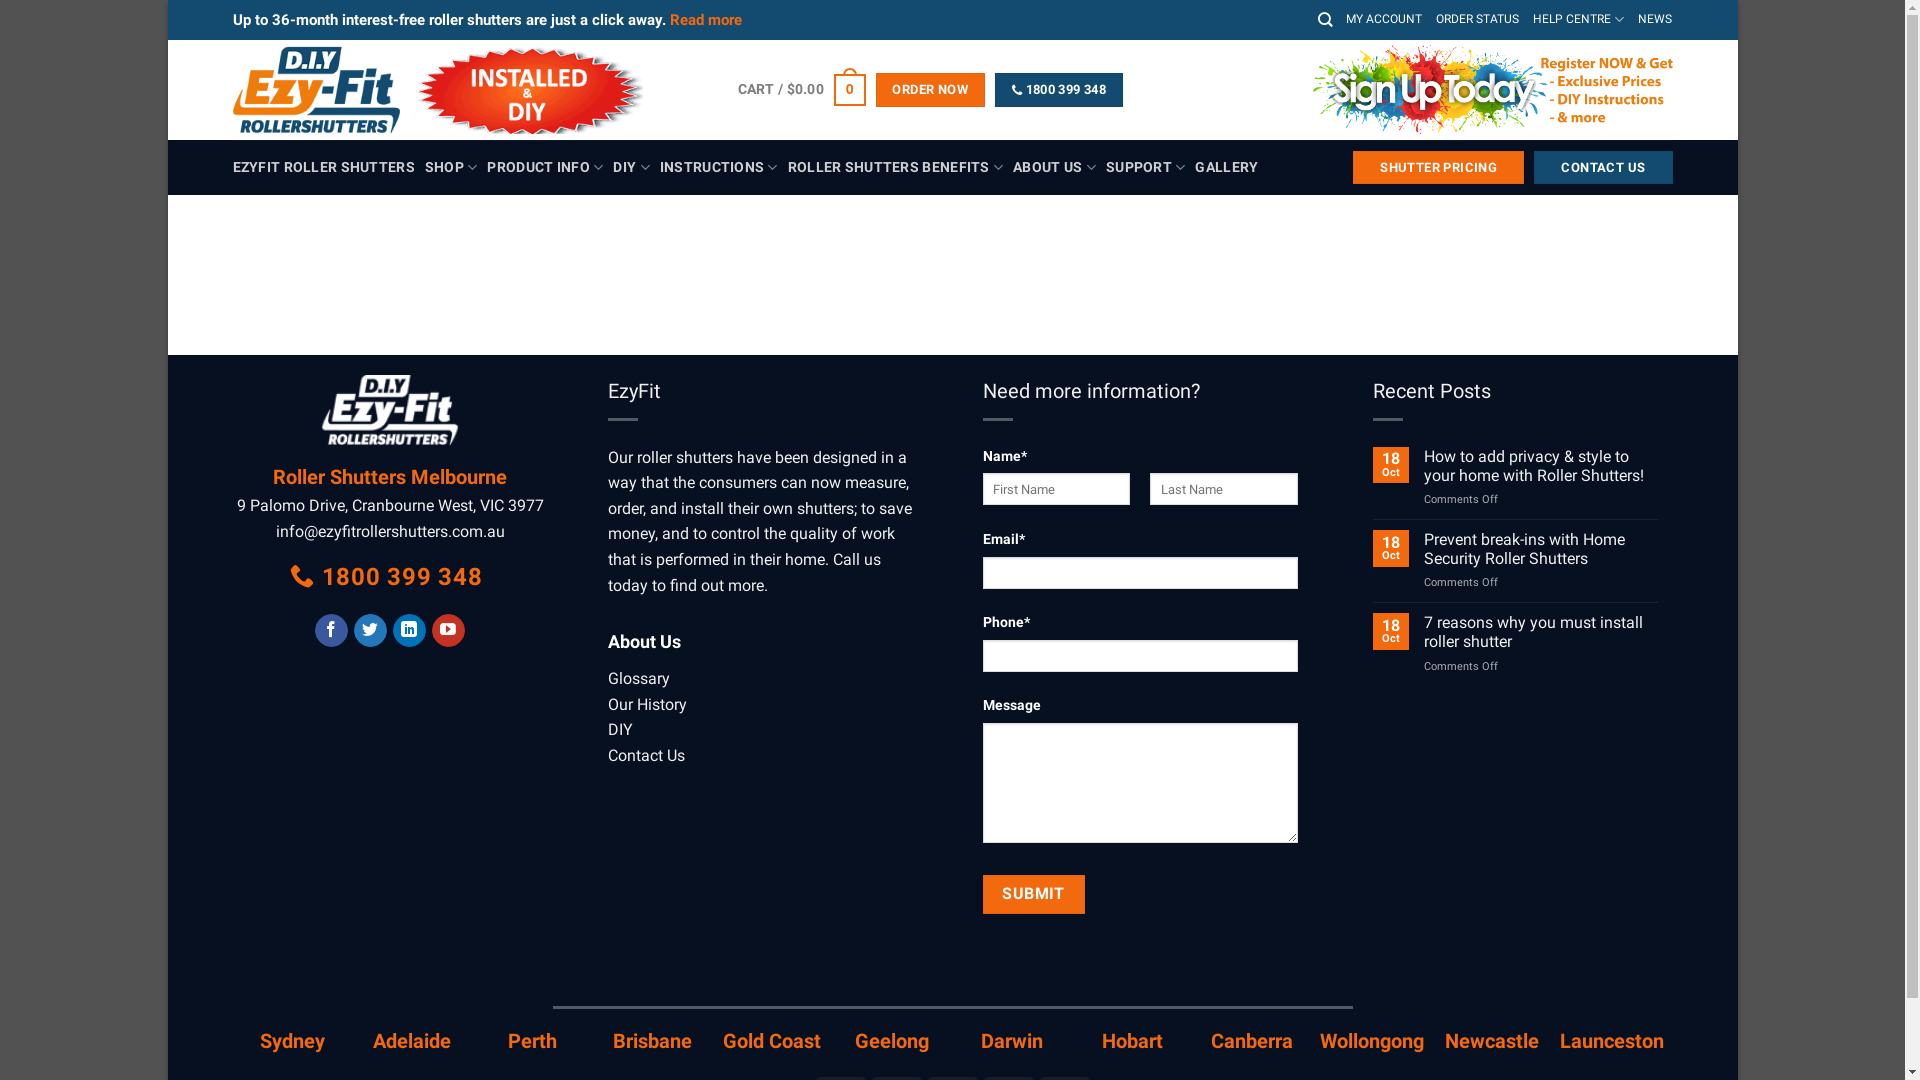  Describe the element at coordinates (1225, 167) in the screenshot. I see `'GALLERY'` at that location.